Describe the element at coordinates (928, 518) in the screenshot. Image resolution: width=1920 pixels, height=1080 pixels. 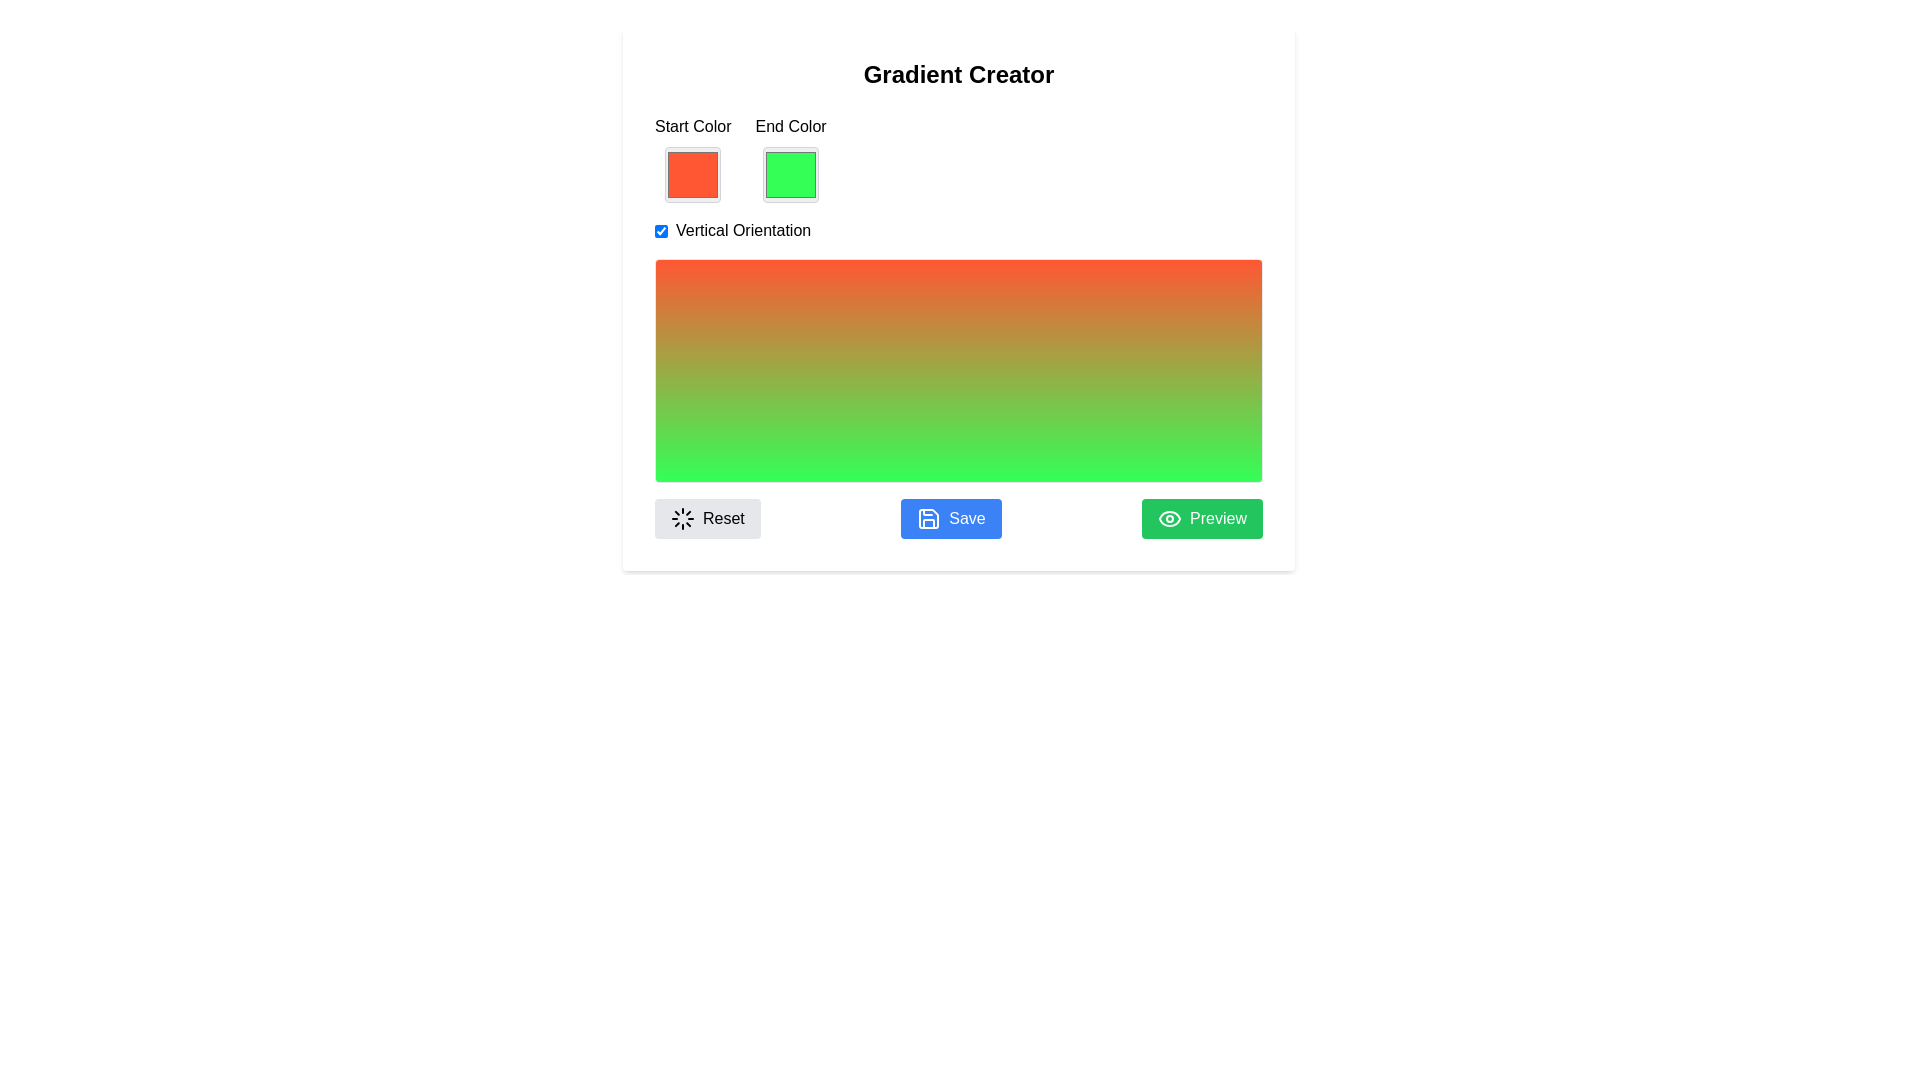
I see `the 'Save' button icon, which represents the action of saving data or a project, located at the bottom central part of the interface` at that location.